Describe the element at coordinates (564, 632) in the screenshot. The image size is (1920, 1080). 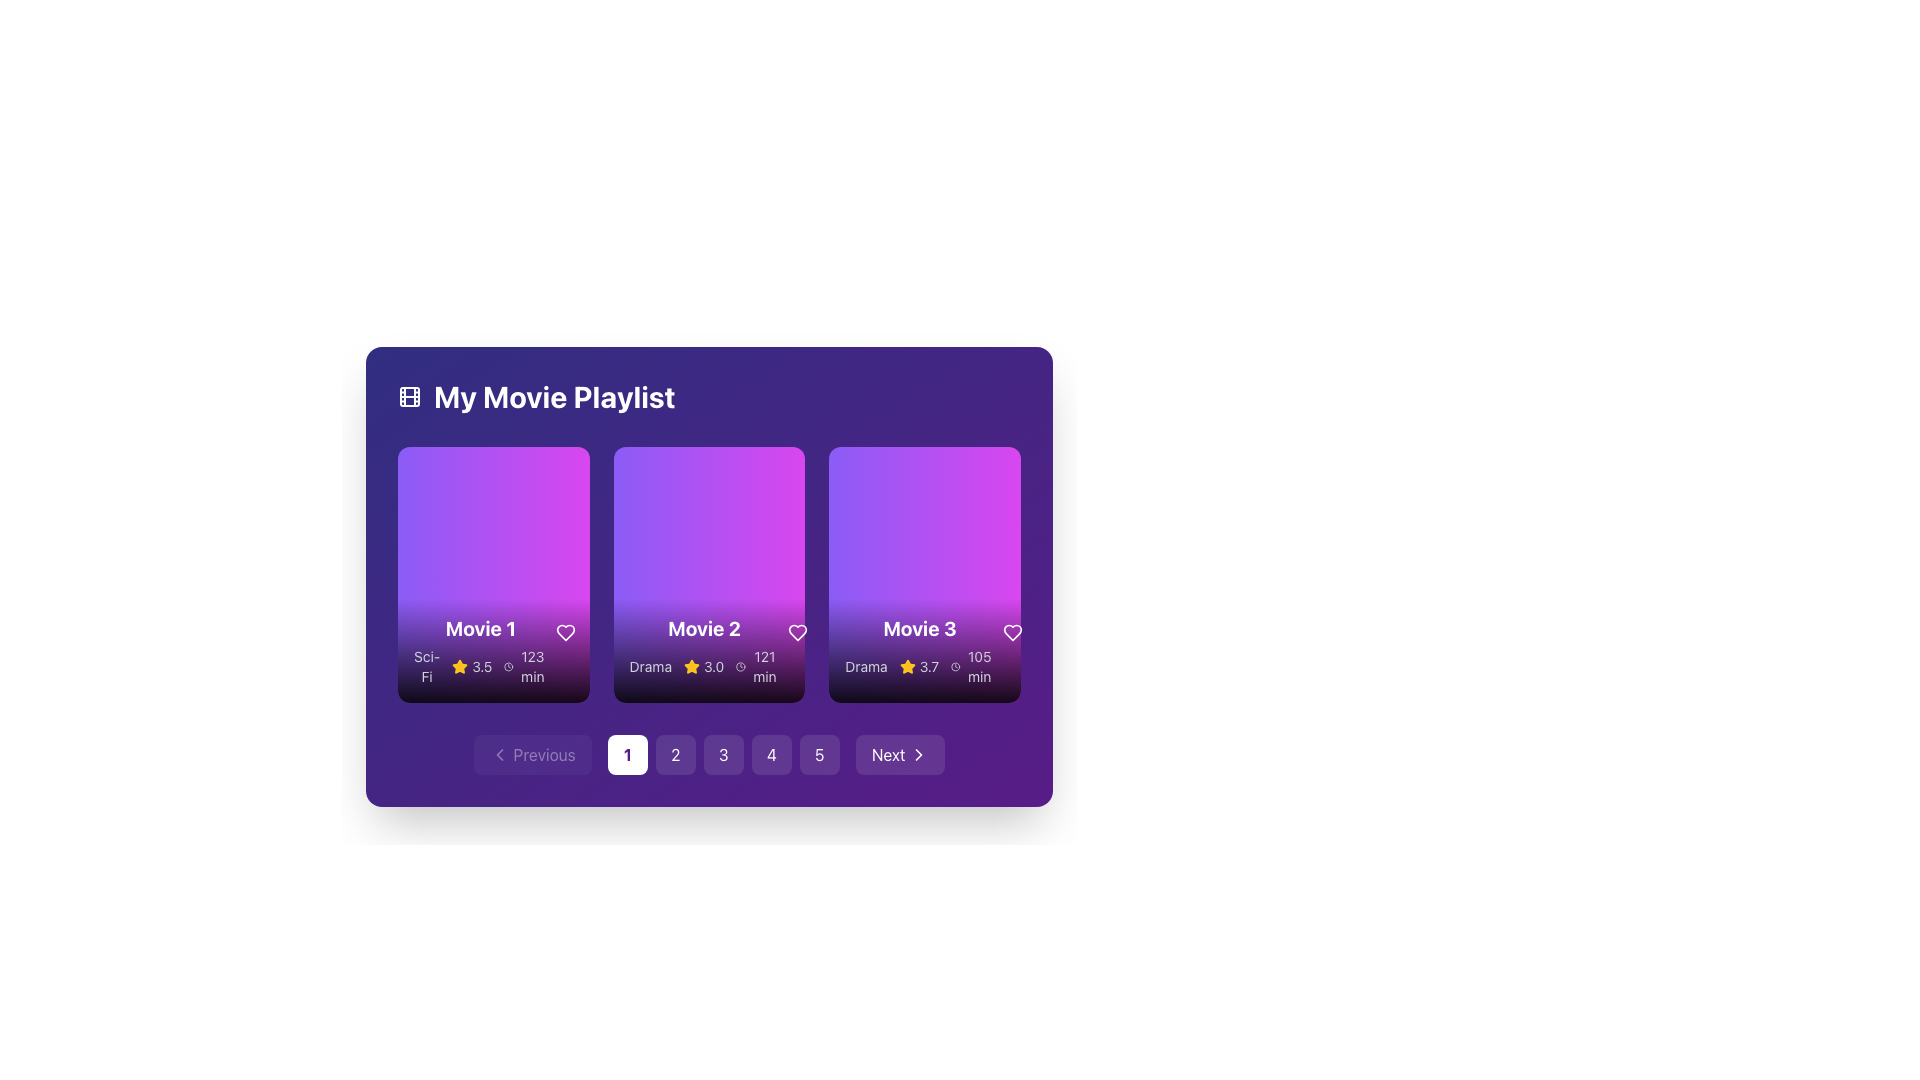
I see `the heart-shaped icon within the circular button located in the bottom-right corner of the Movie 1 card in the playlist to mark the item as favorite` at that location.